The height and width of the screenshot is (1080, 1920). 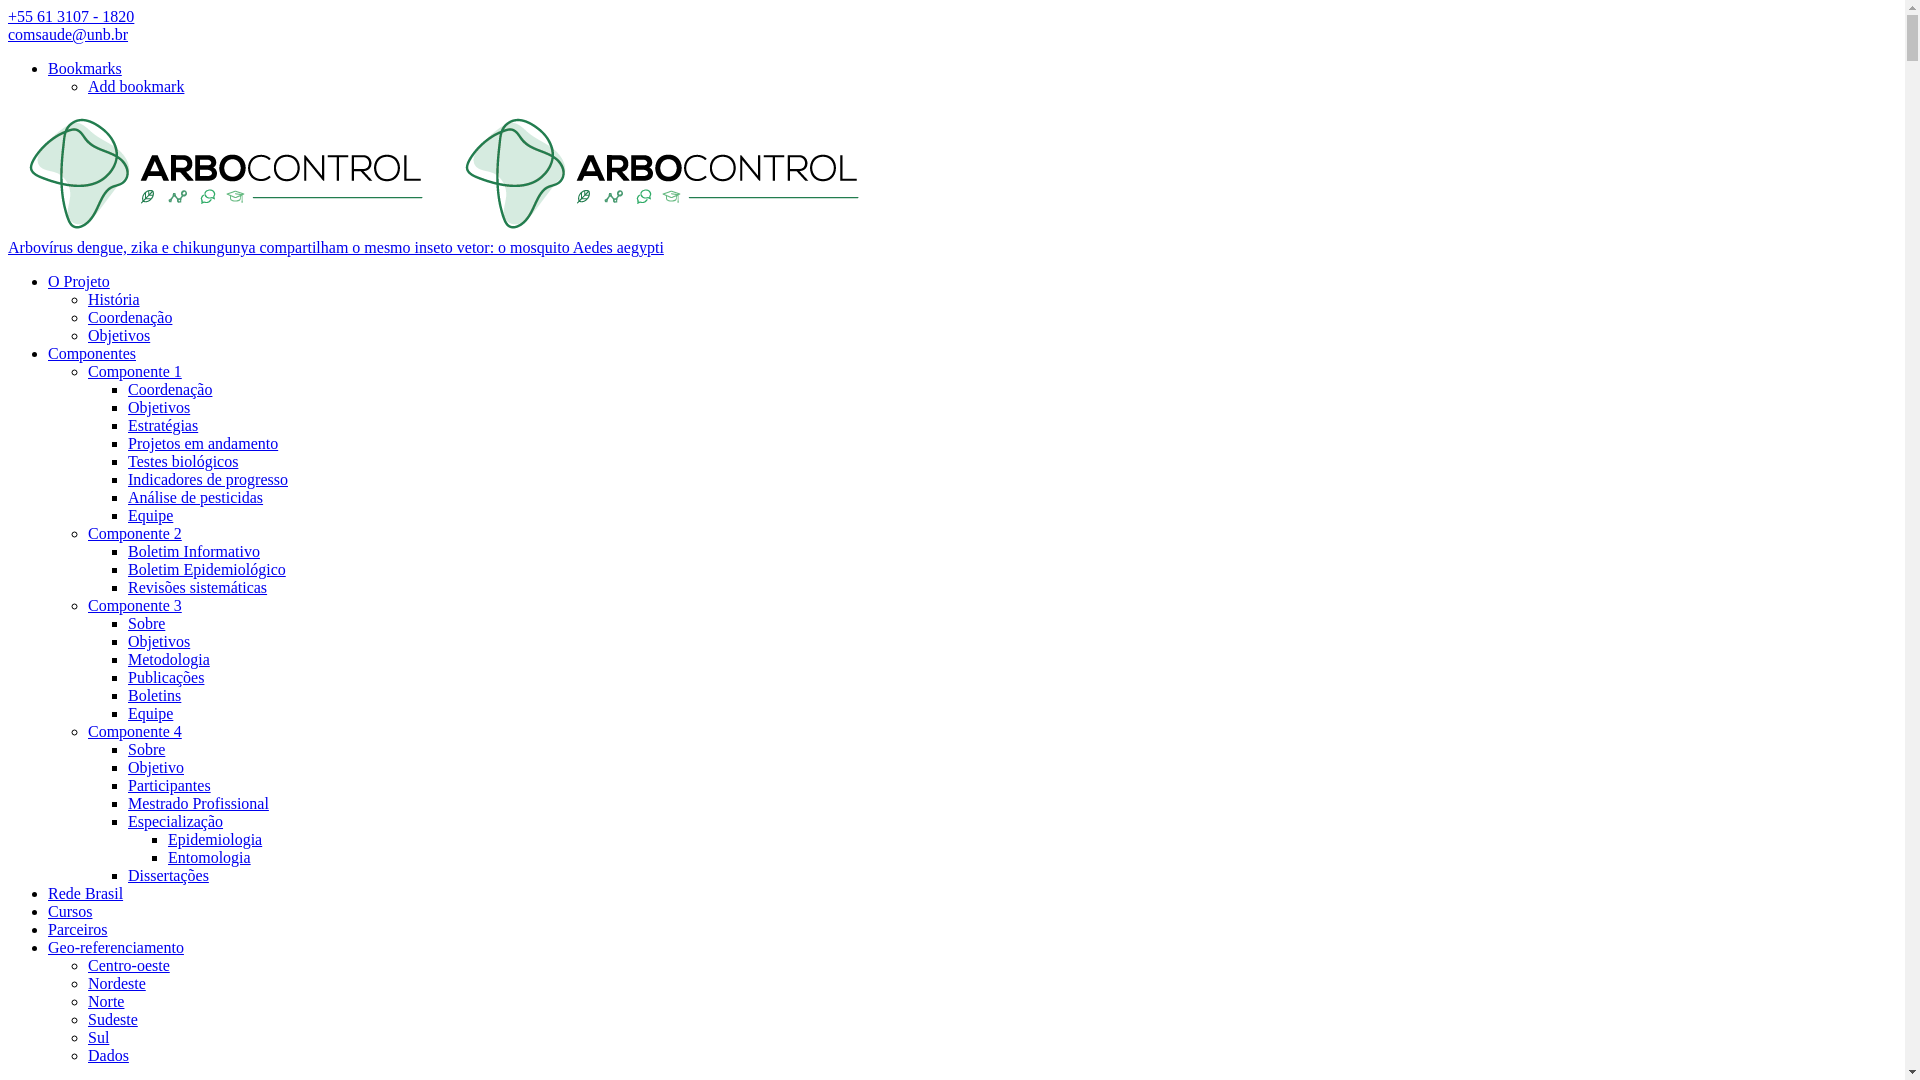 I want to click on 'Boletins', so click(x=153, y=694).